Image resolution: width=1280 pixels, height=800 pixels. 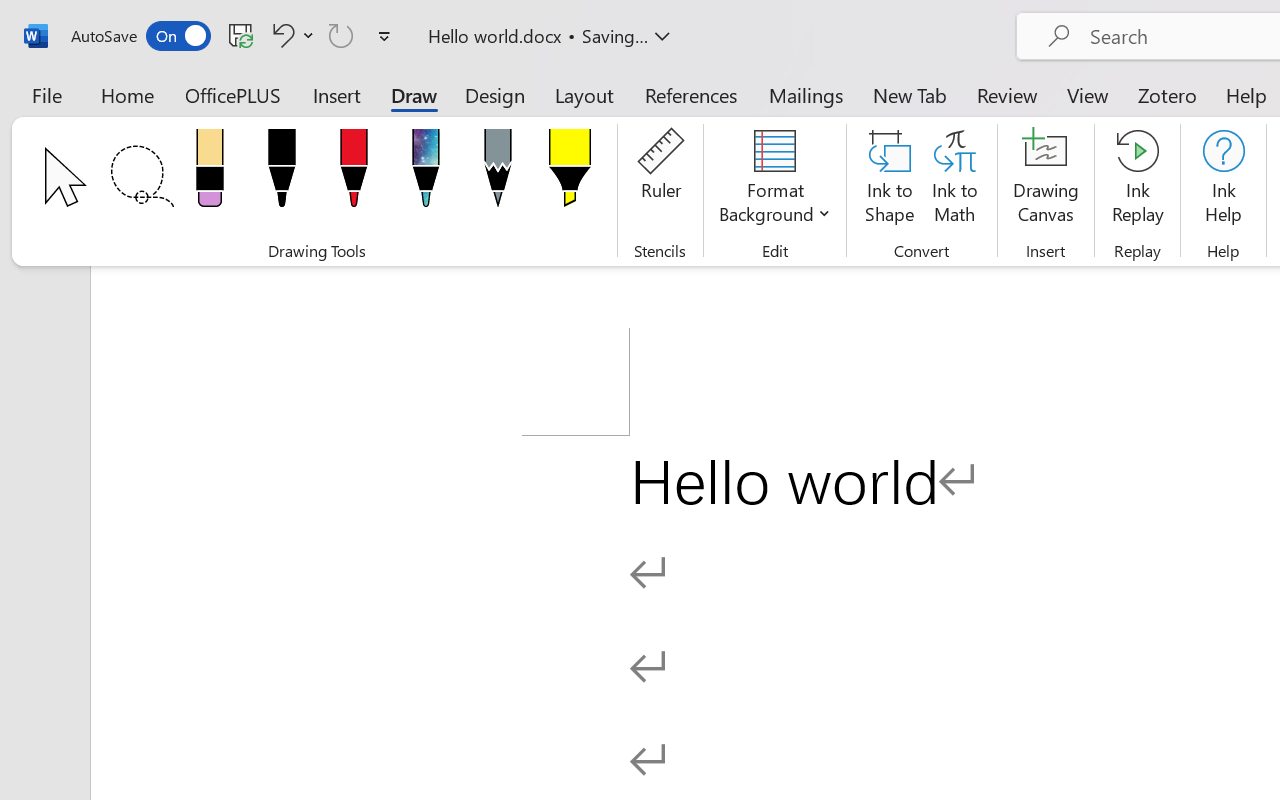 What do you see at coordinates (583, 94) in the screenshot?
I see `'Layout'` at bounding box center [583, 94].